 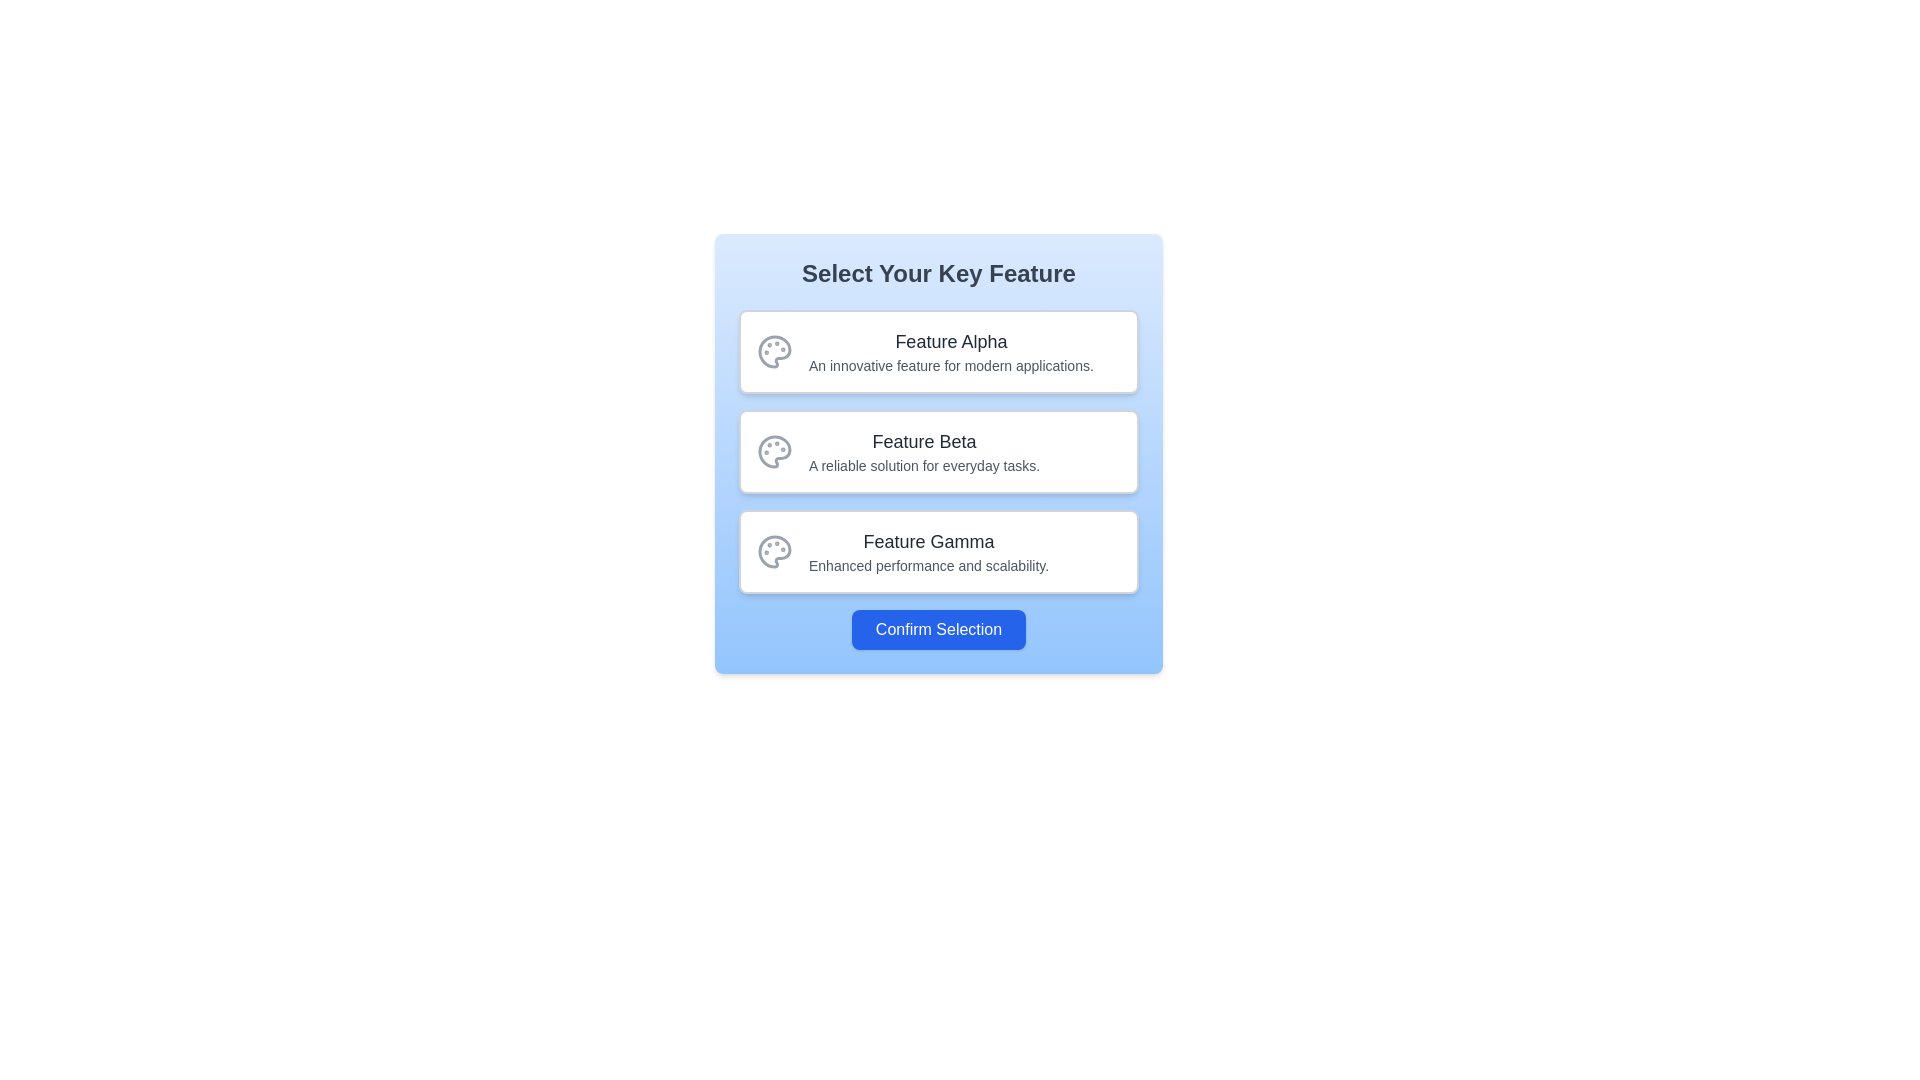 I want to click on the stylized palette-shaped icon, which is located within the 'Feature Beta' option, characterized by its circular outline and smaller paint dab elements, so click(x=773, y=451).